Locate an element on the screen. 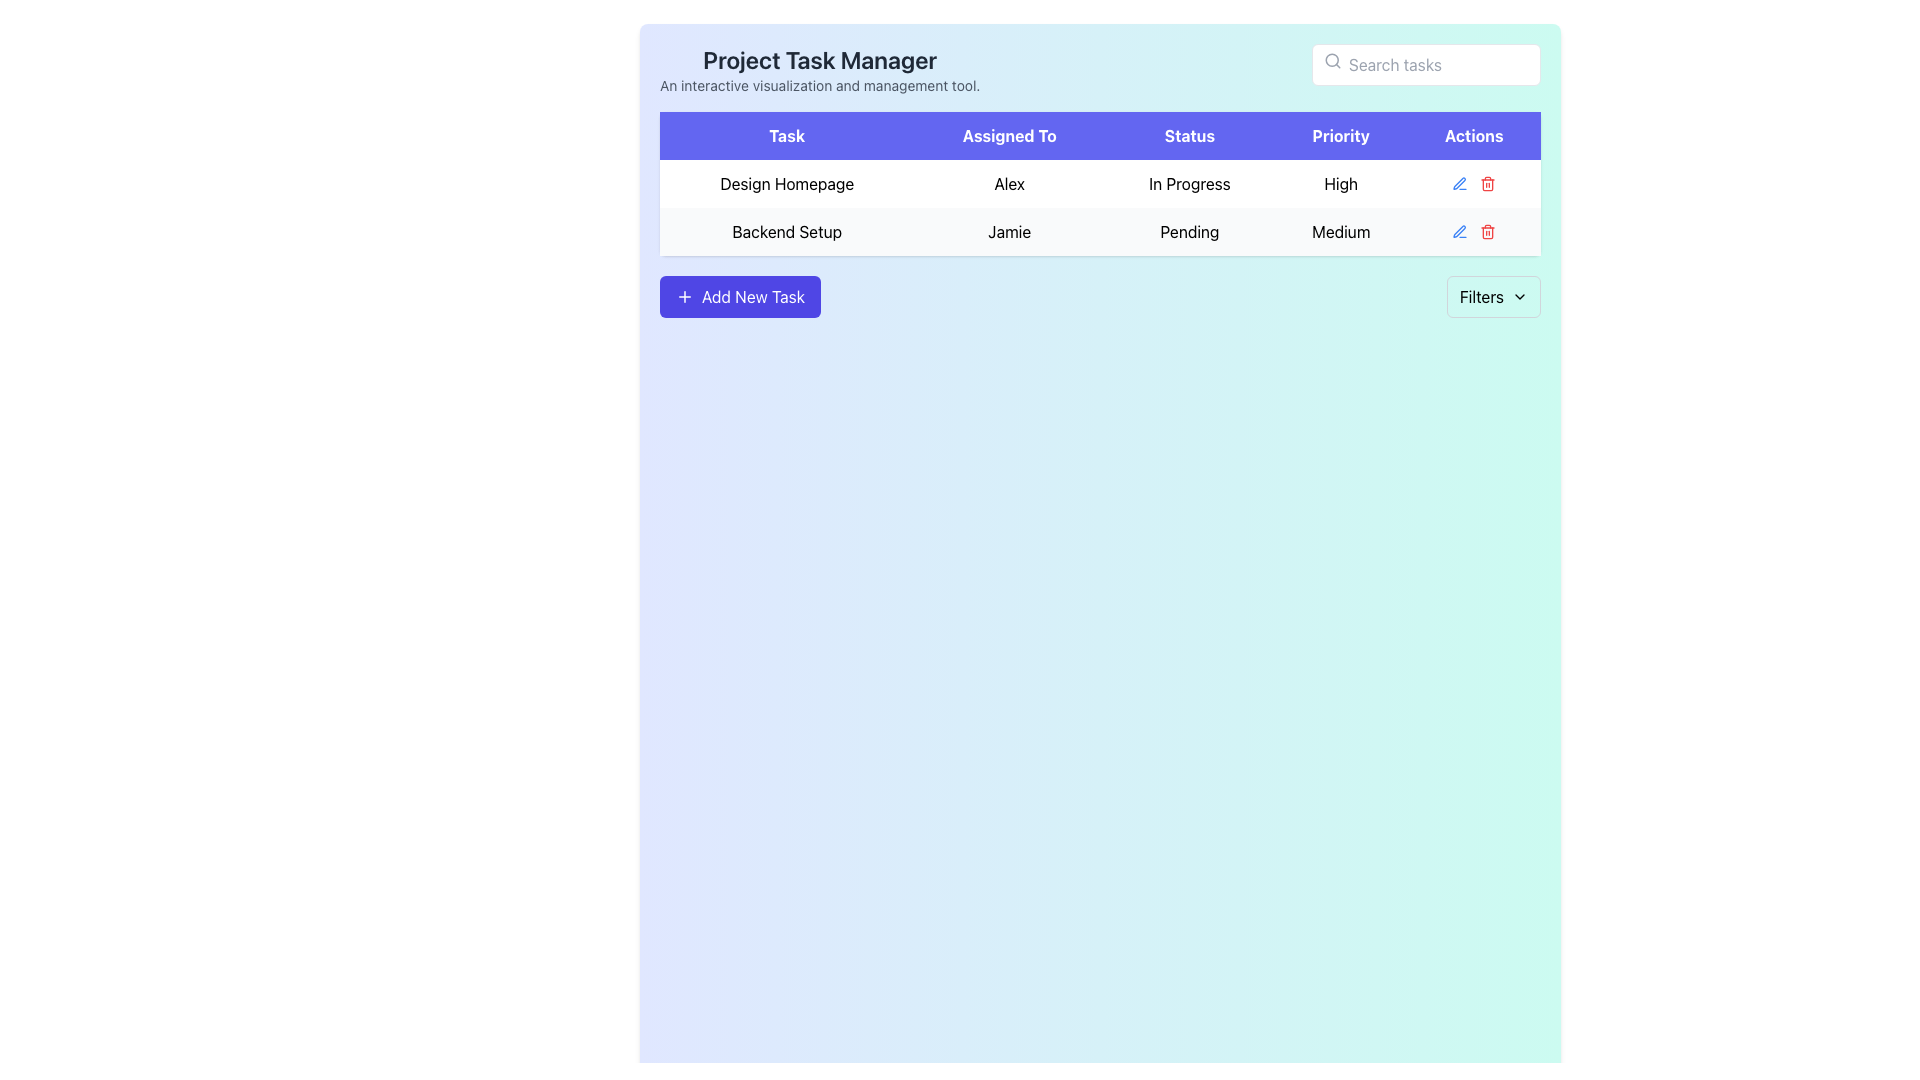 The height and width of the screenshot is (1080, 1920). the 'Priority' Table Column Header, which is a rectangular button-like component with white text on a purple background, located between the 'Status' and 'Actions' headers is located at coordinates (1341, 135).